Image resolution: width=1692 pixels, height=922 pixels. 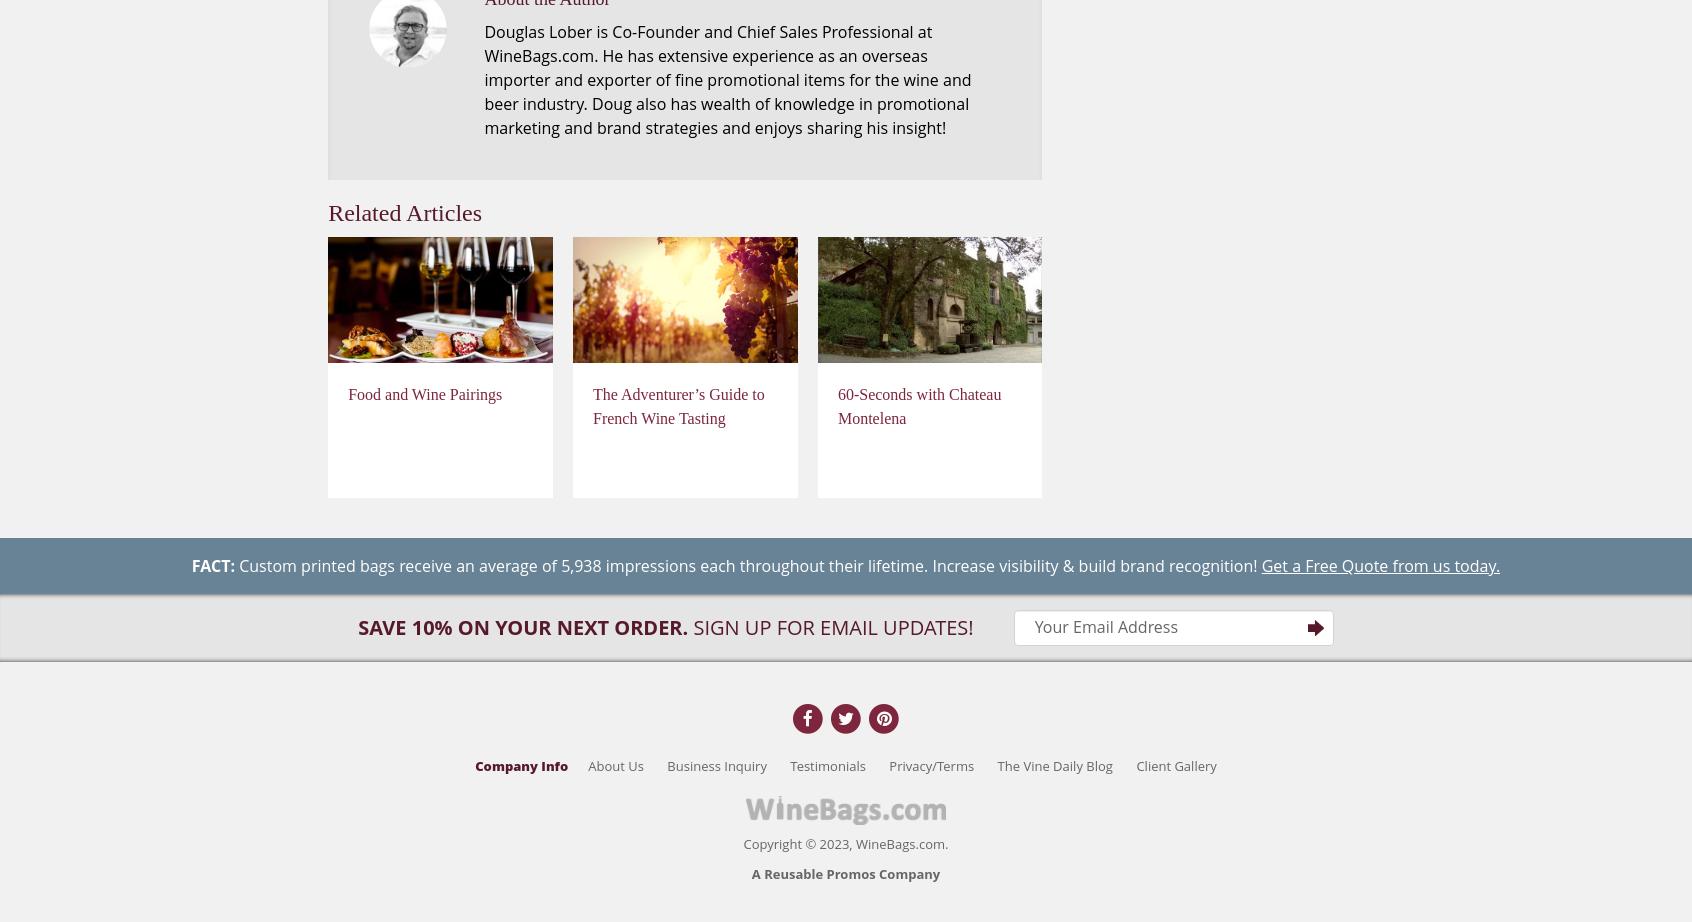 I want to click on 'Custom printed bags receive an average of 5,938 impressions each throughout their lifetime. Increase visibility & build brand recognition!', so click(x=747, y=566).